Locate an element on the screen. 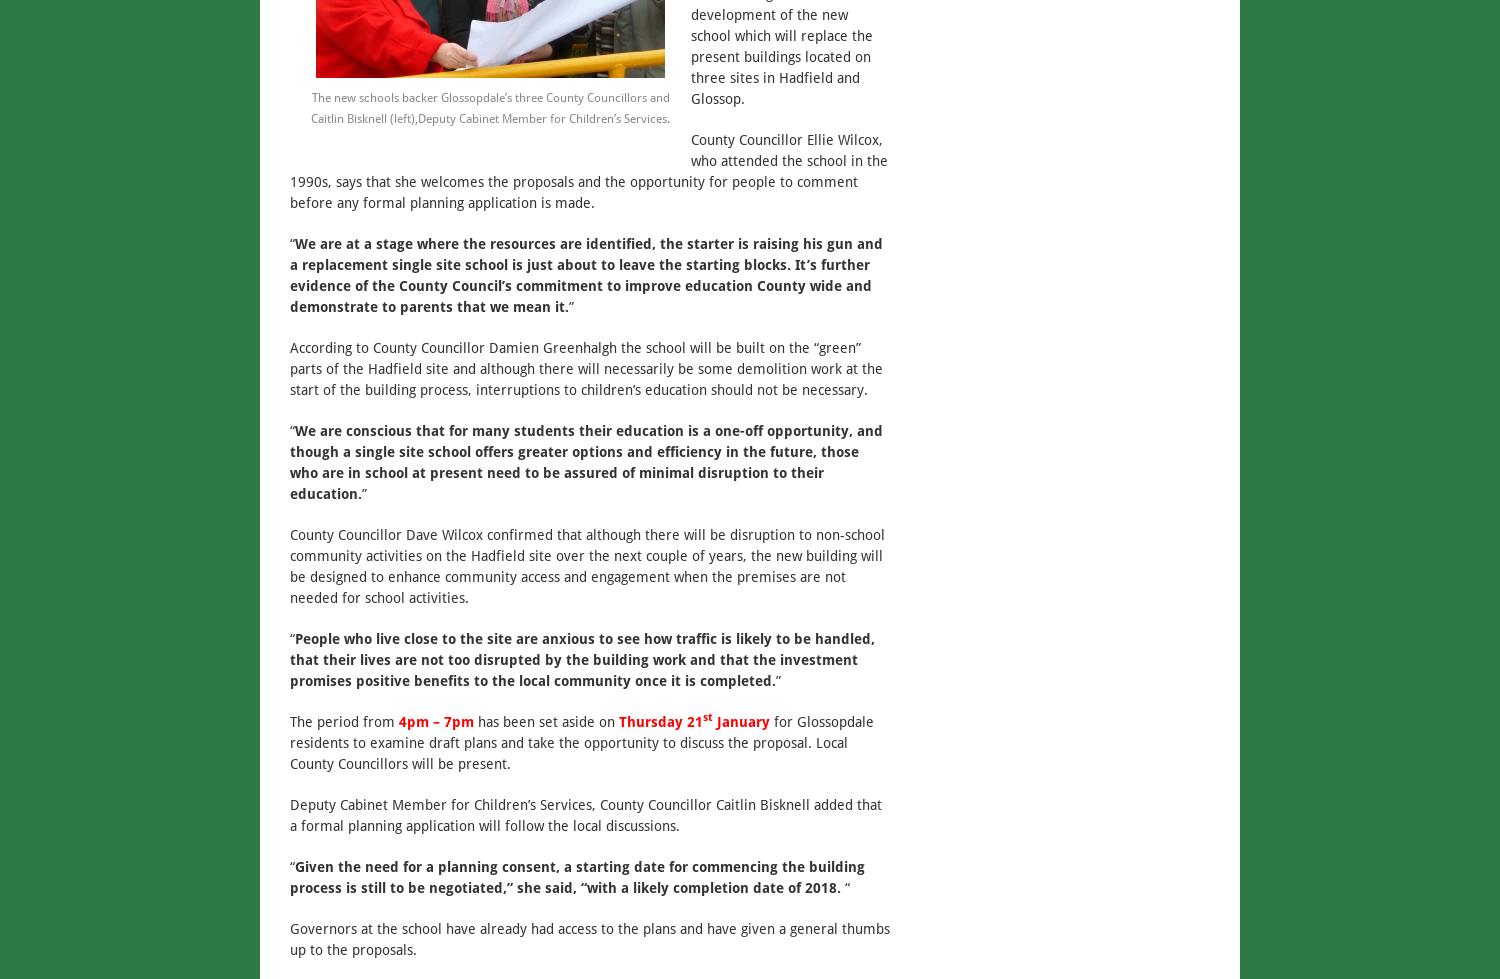  'The new schools backer Glossopdale’s three County Councillors and Caitlin Bisknell (left),Deputy Cabinet Member for Children’s Services.' is located at coordinates (310, 107).